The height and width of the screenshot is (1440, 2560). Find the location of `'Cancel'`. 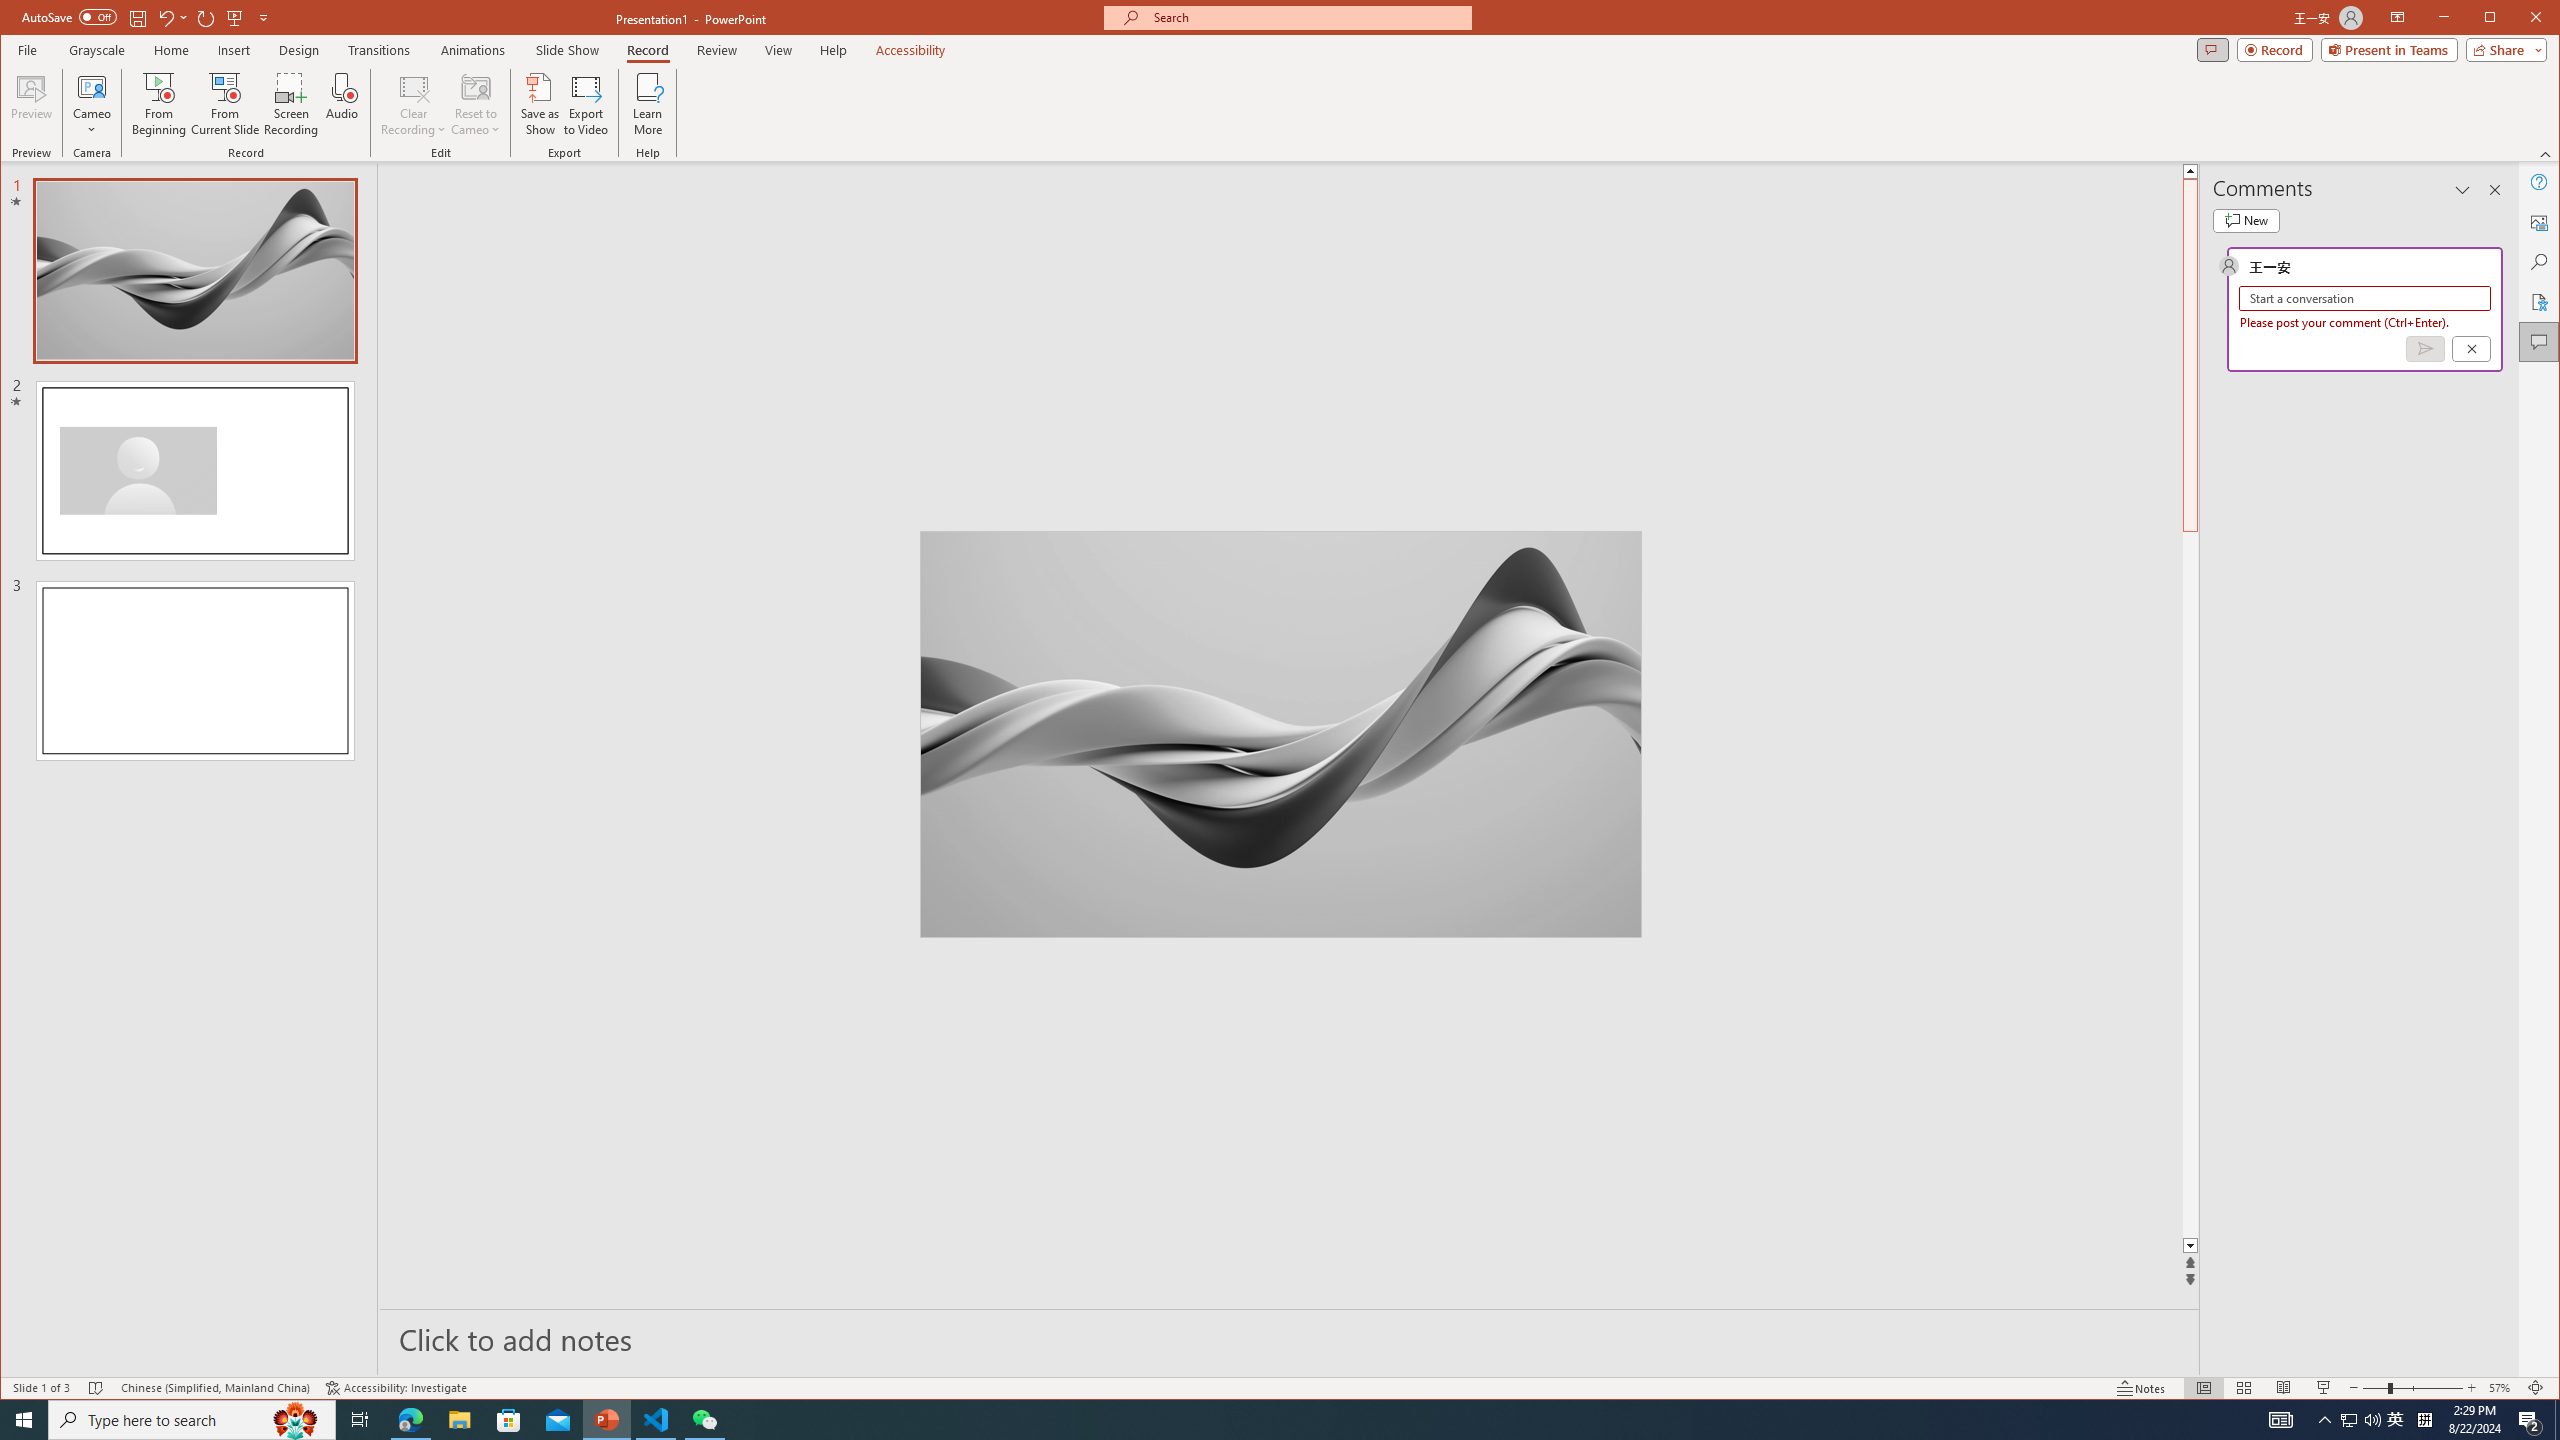

'Cancel' is located at coordinates (2470, 348).